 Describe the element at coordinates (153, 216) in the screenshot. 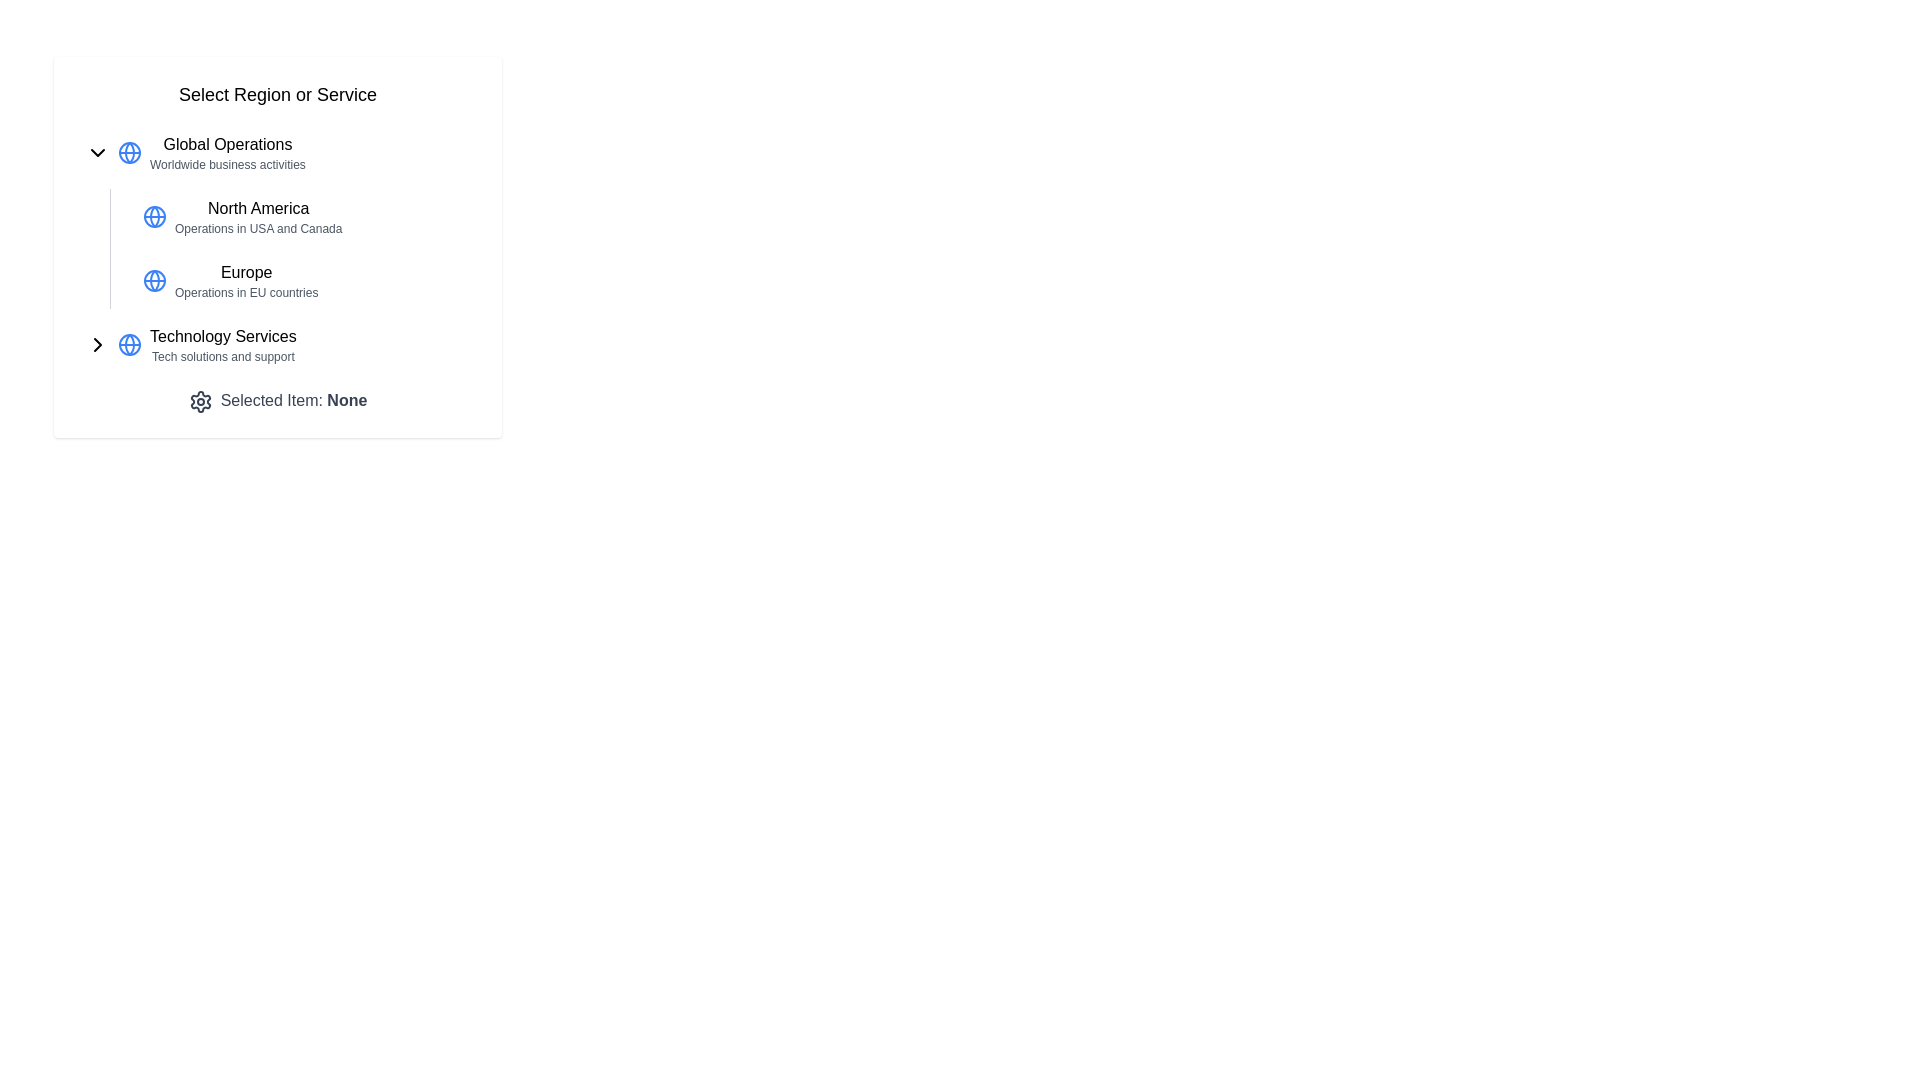

I see `the visual indicator associated with the 'North America' section in the region or service selection interface, located to the left of the text 'North America'` at that location.